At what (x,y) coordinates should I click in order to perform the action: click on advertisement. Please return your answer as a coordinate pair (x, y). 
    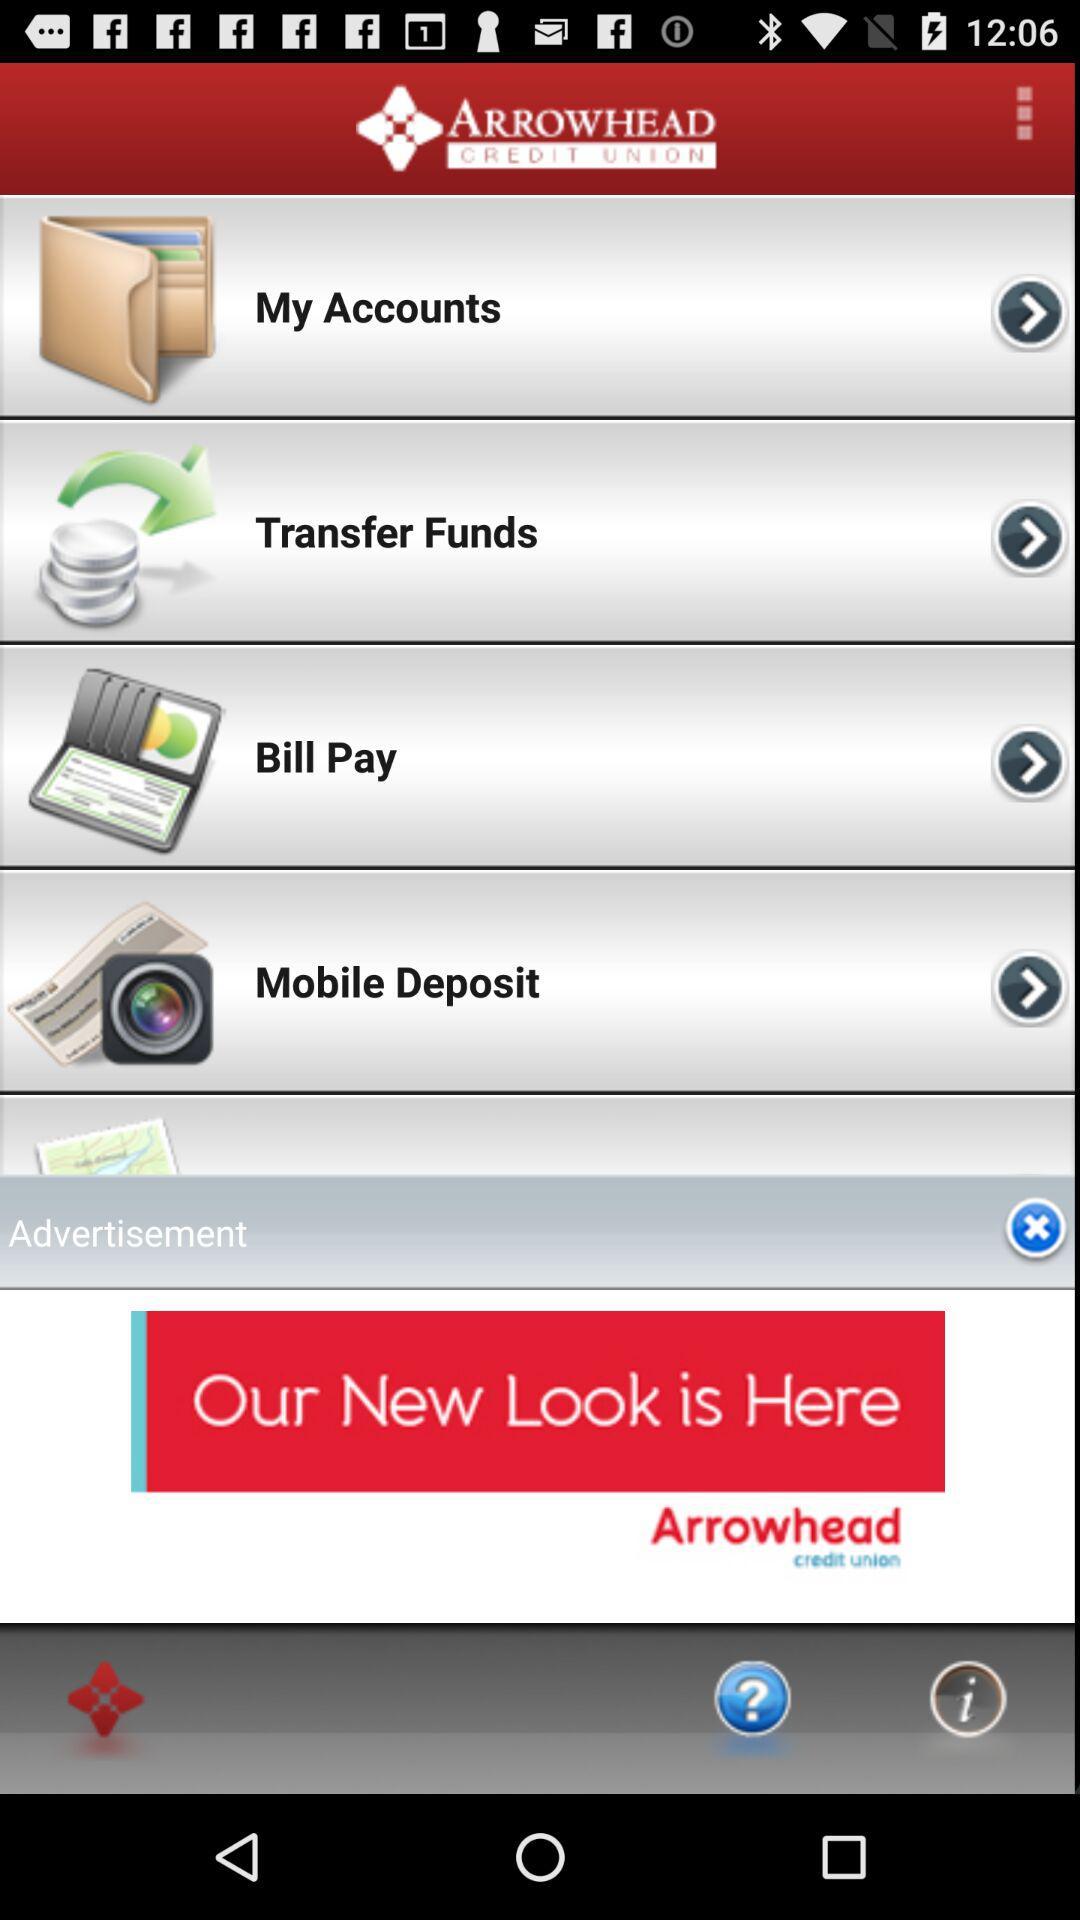
    Looking at the image, I should click on (1035, 1230).